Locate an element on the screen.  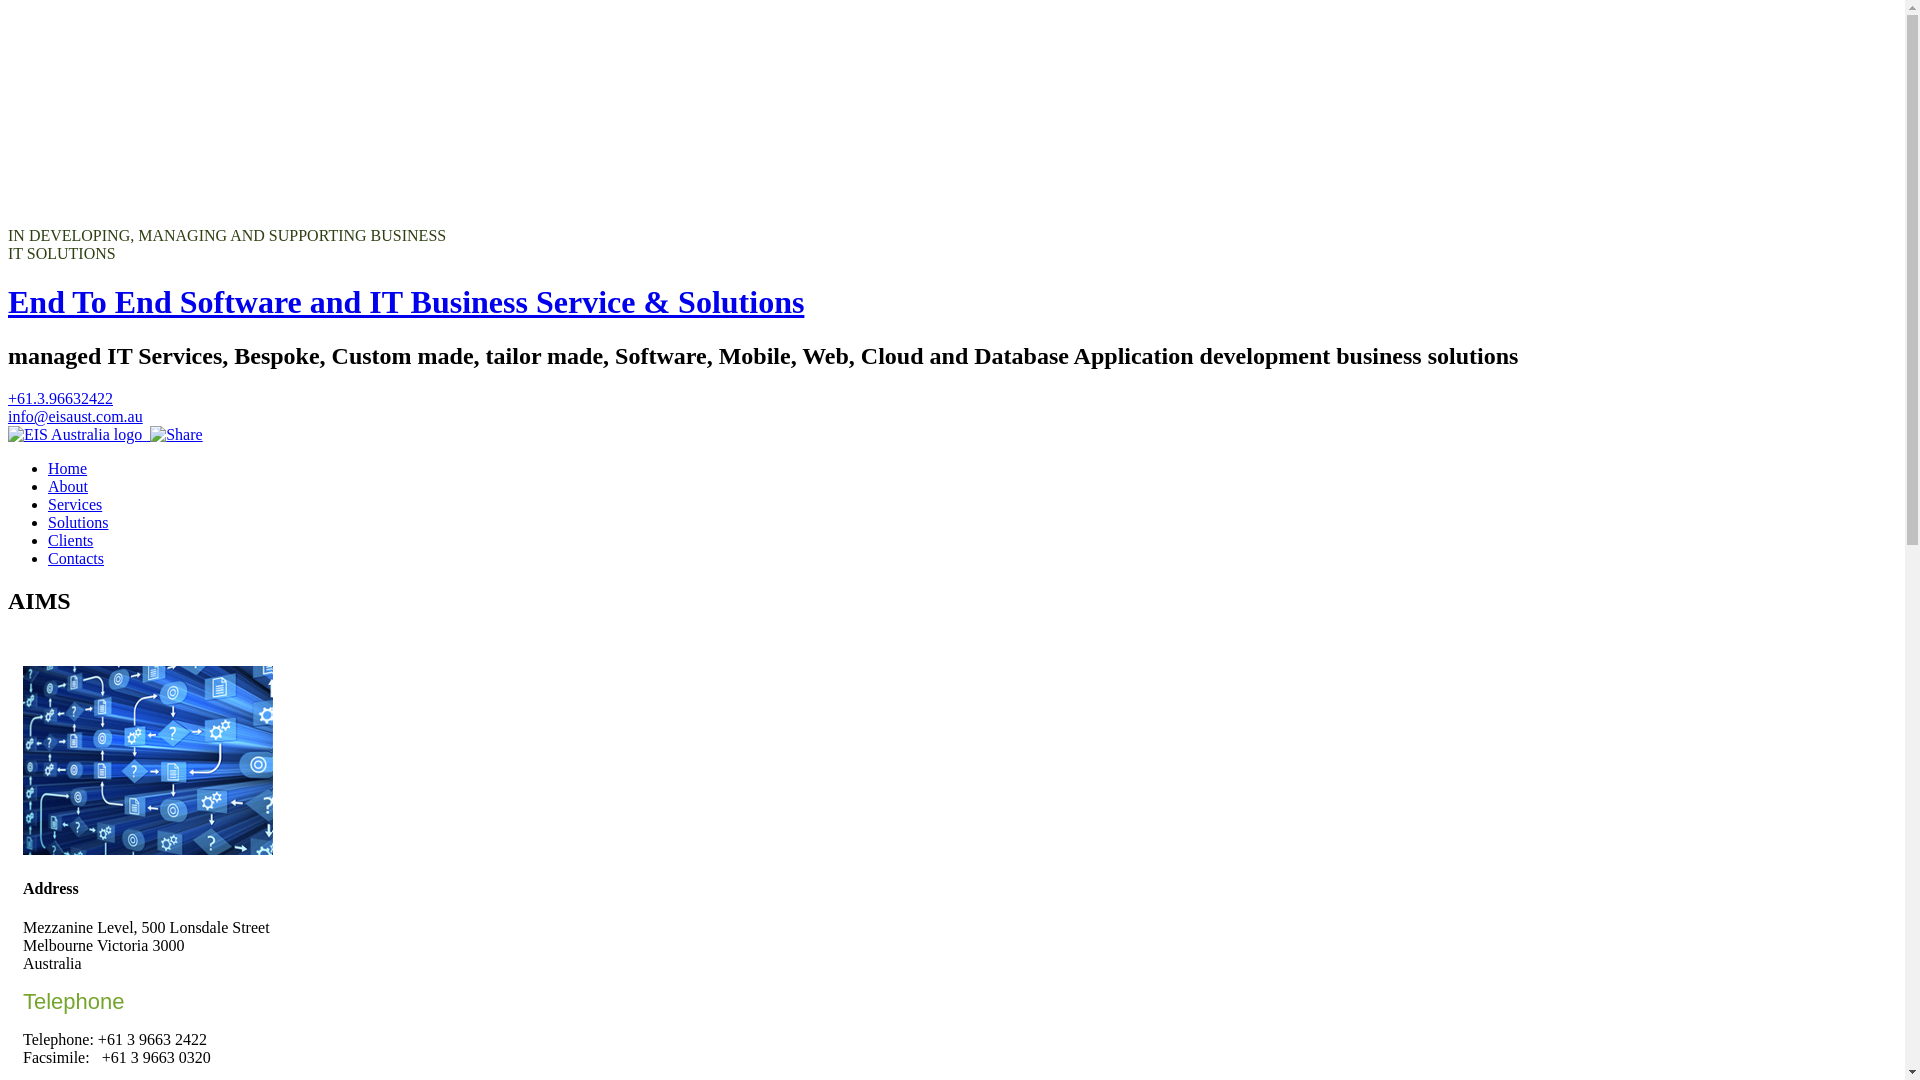
'Solutions' is located at coordinates (77, 521).